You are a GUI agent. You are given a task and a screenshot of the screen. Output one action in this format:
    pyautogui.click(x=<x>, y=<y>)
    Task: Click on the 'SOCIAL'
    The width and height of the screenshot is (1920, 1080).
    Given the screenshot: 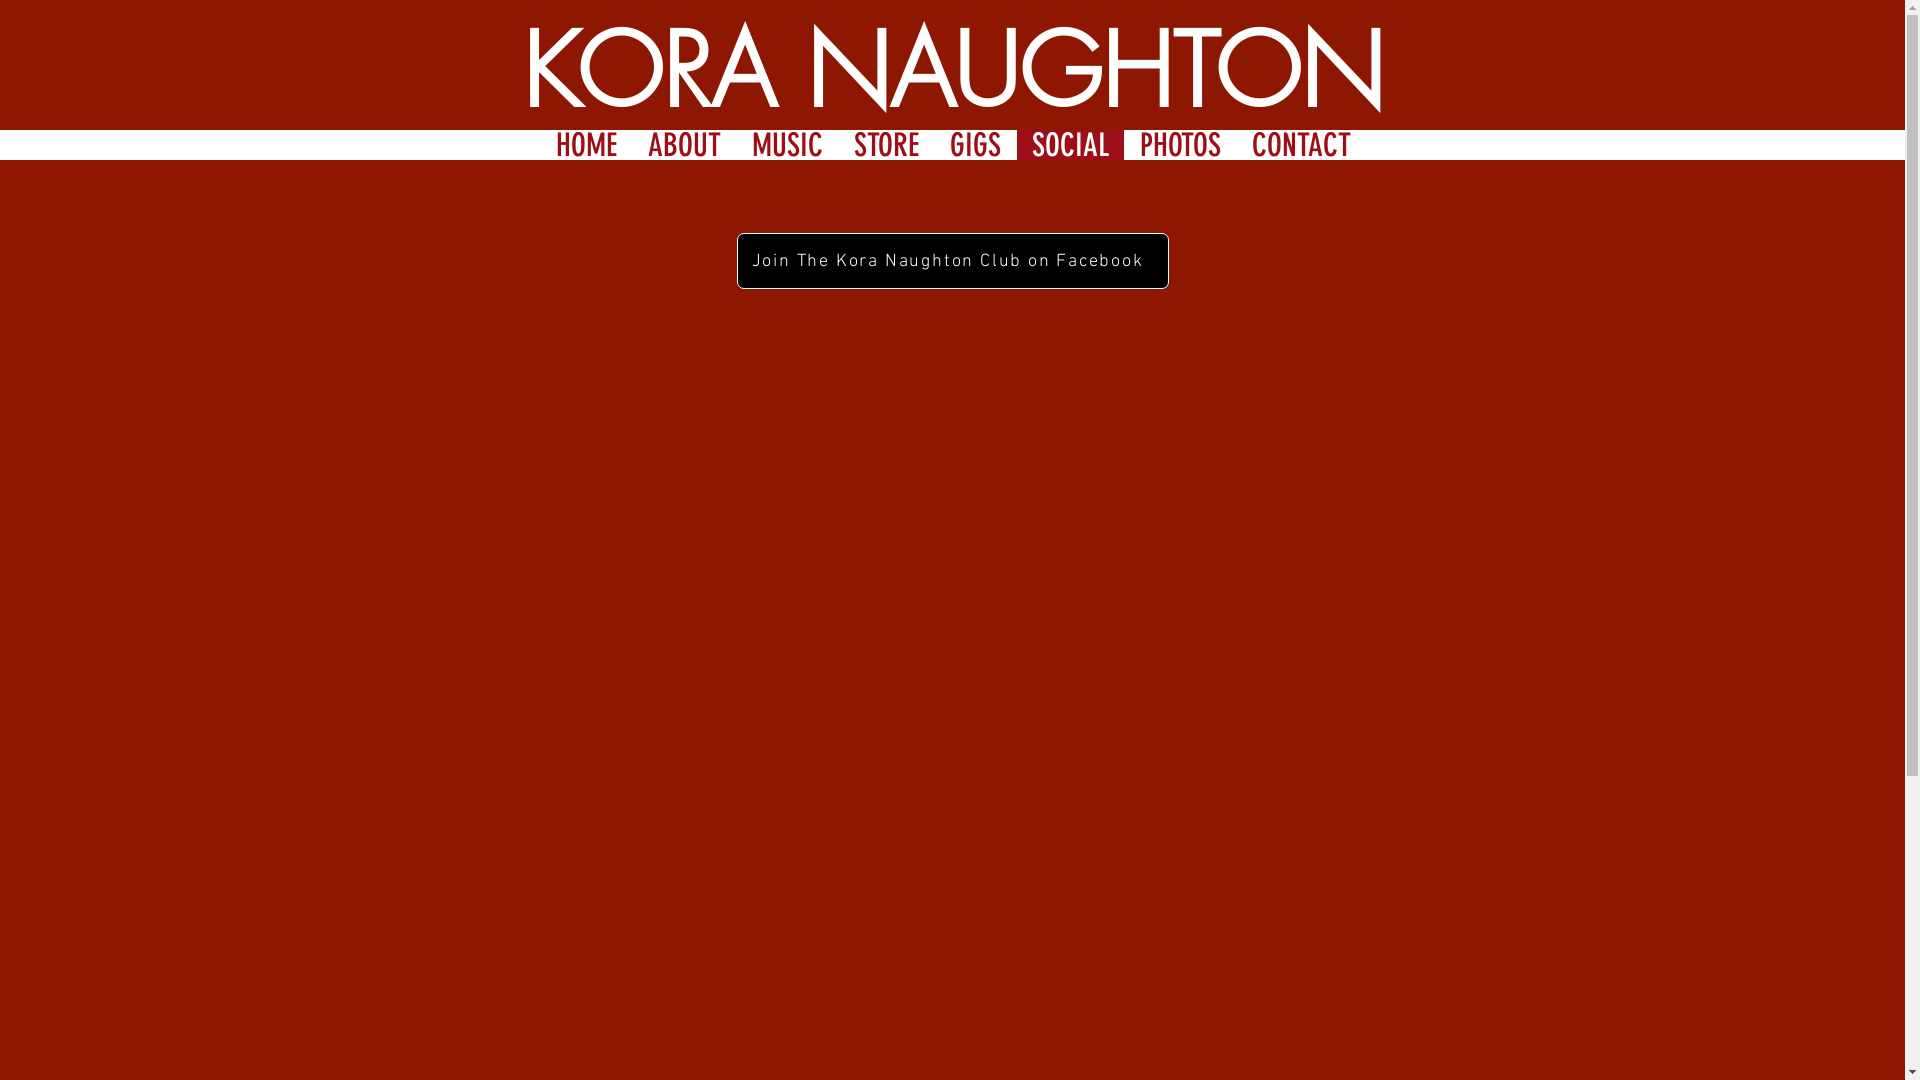 What is the action you would take?
    pyautogui.click(x=1069, y=144)
    